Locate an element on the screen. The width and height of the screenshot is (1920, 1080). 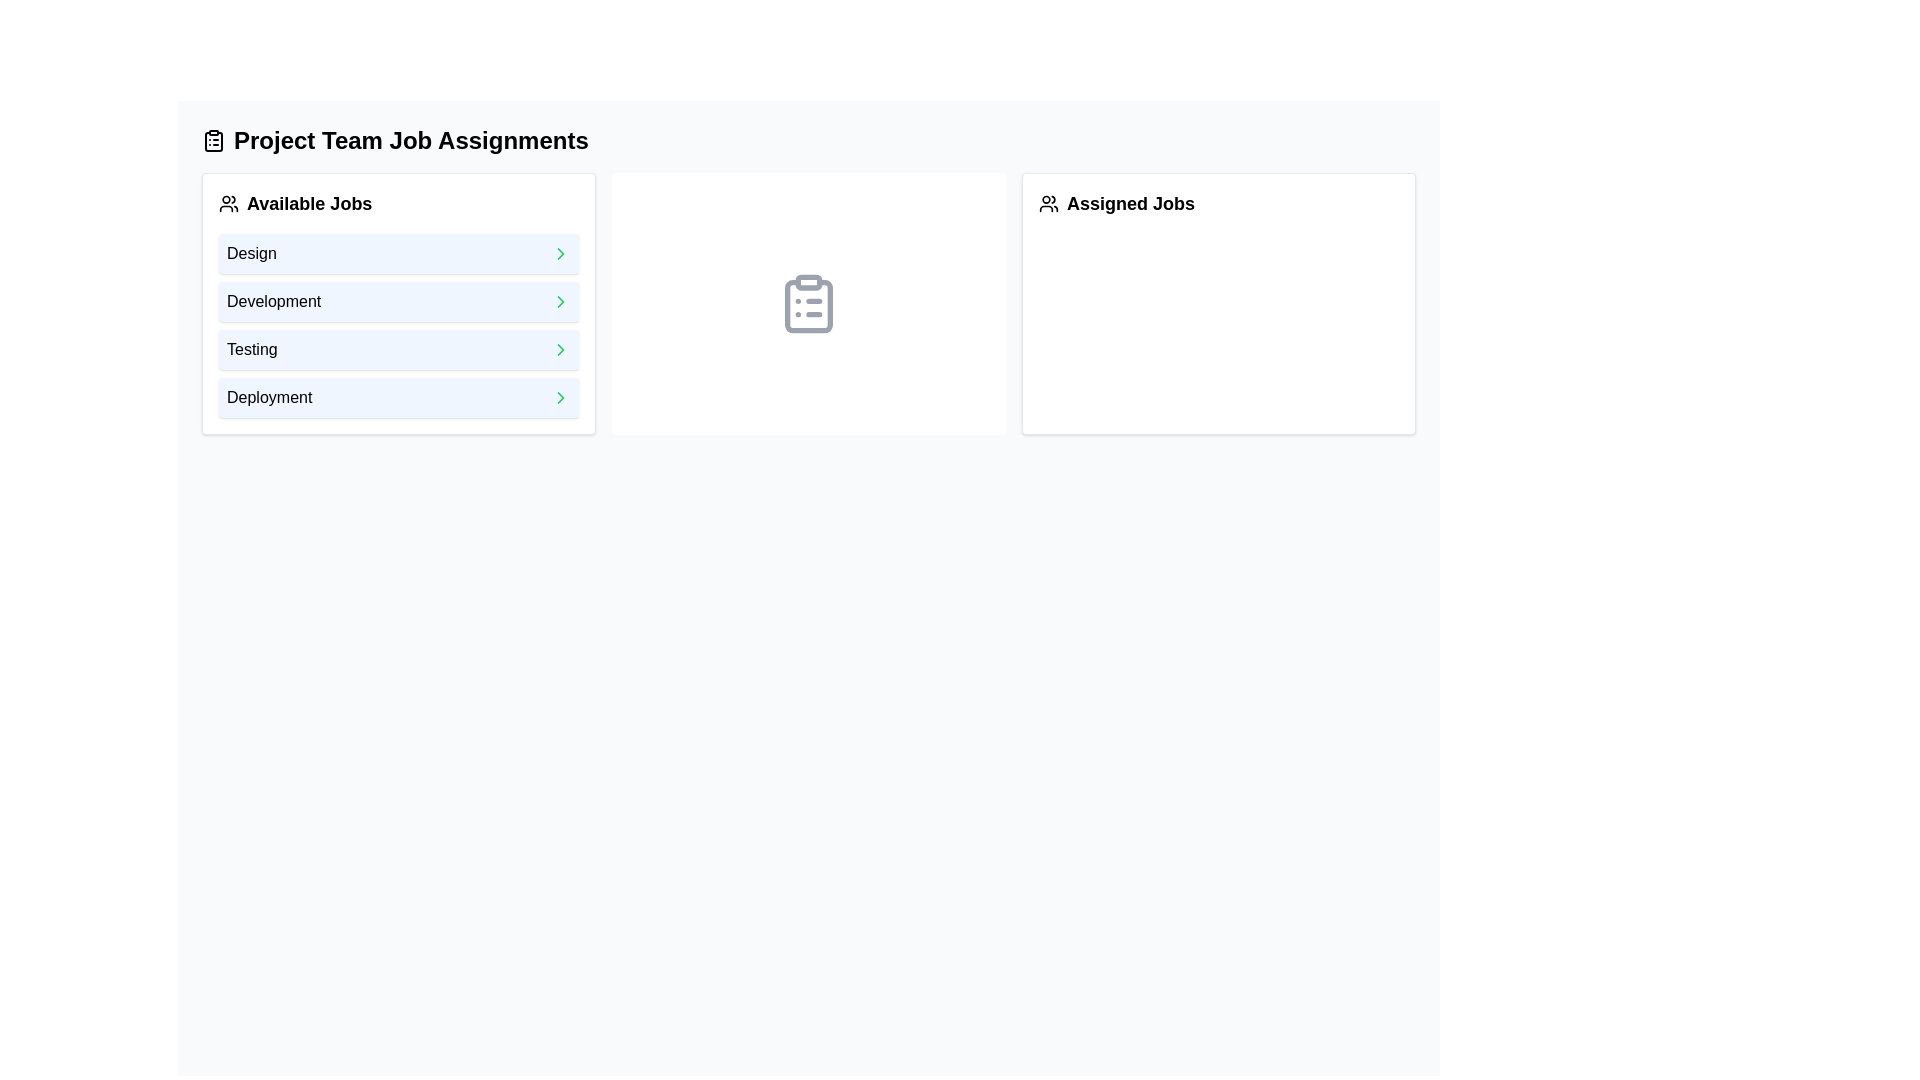
the text label displaying 'Deployment', which is the last item in the 'Available Jobs' list styled in bold black text against a light background is located at coordinates (268, 397).